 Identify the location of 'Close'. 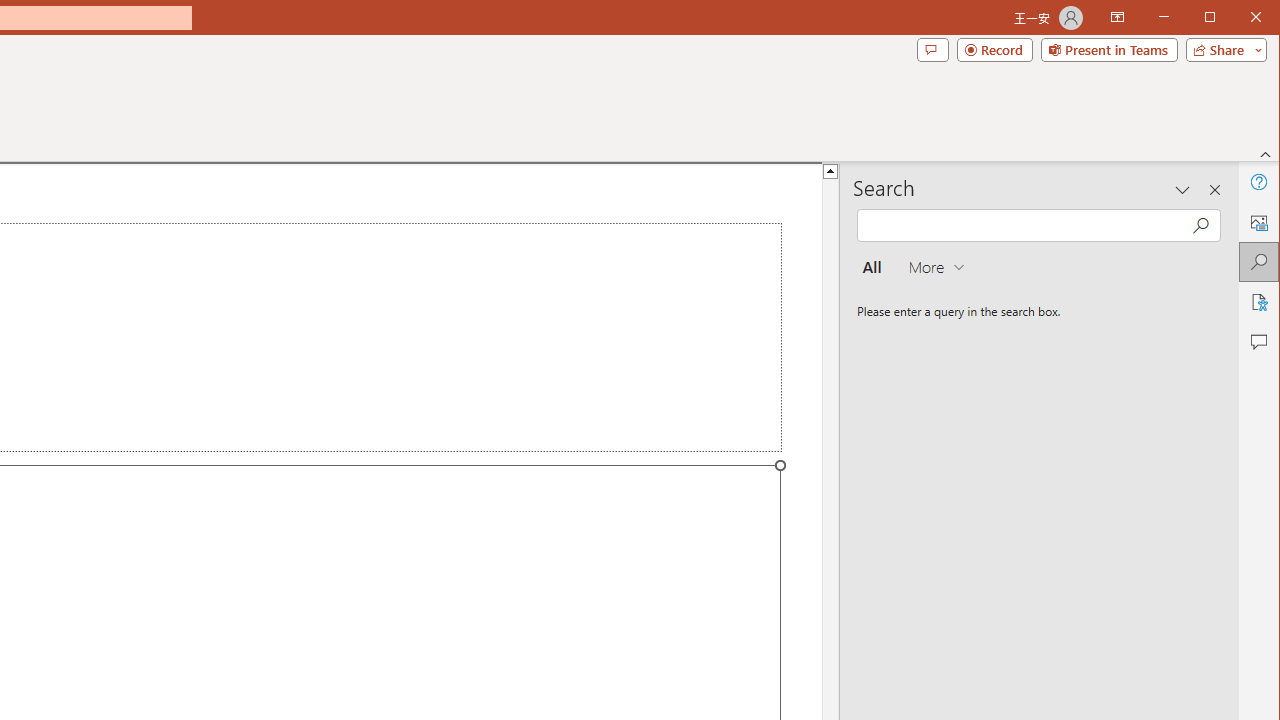
(1260, 19).